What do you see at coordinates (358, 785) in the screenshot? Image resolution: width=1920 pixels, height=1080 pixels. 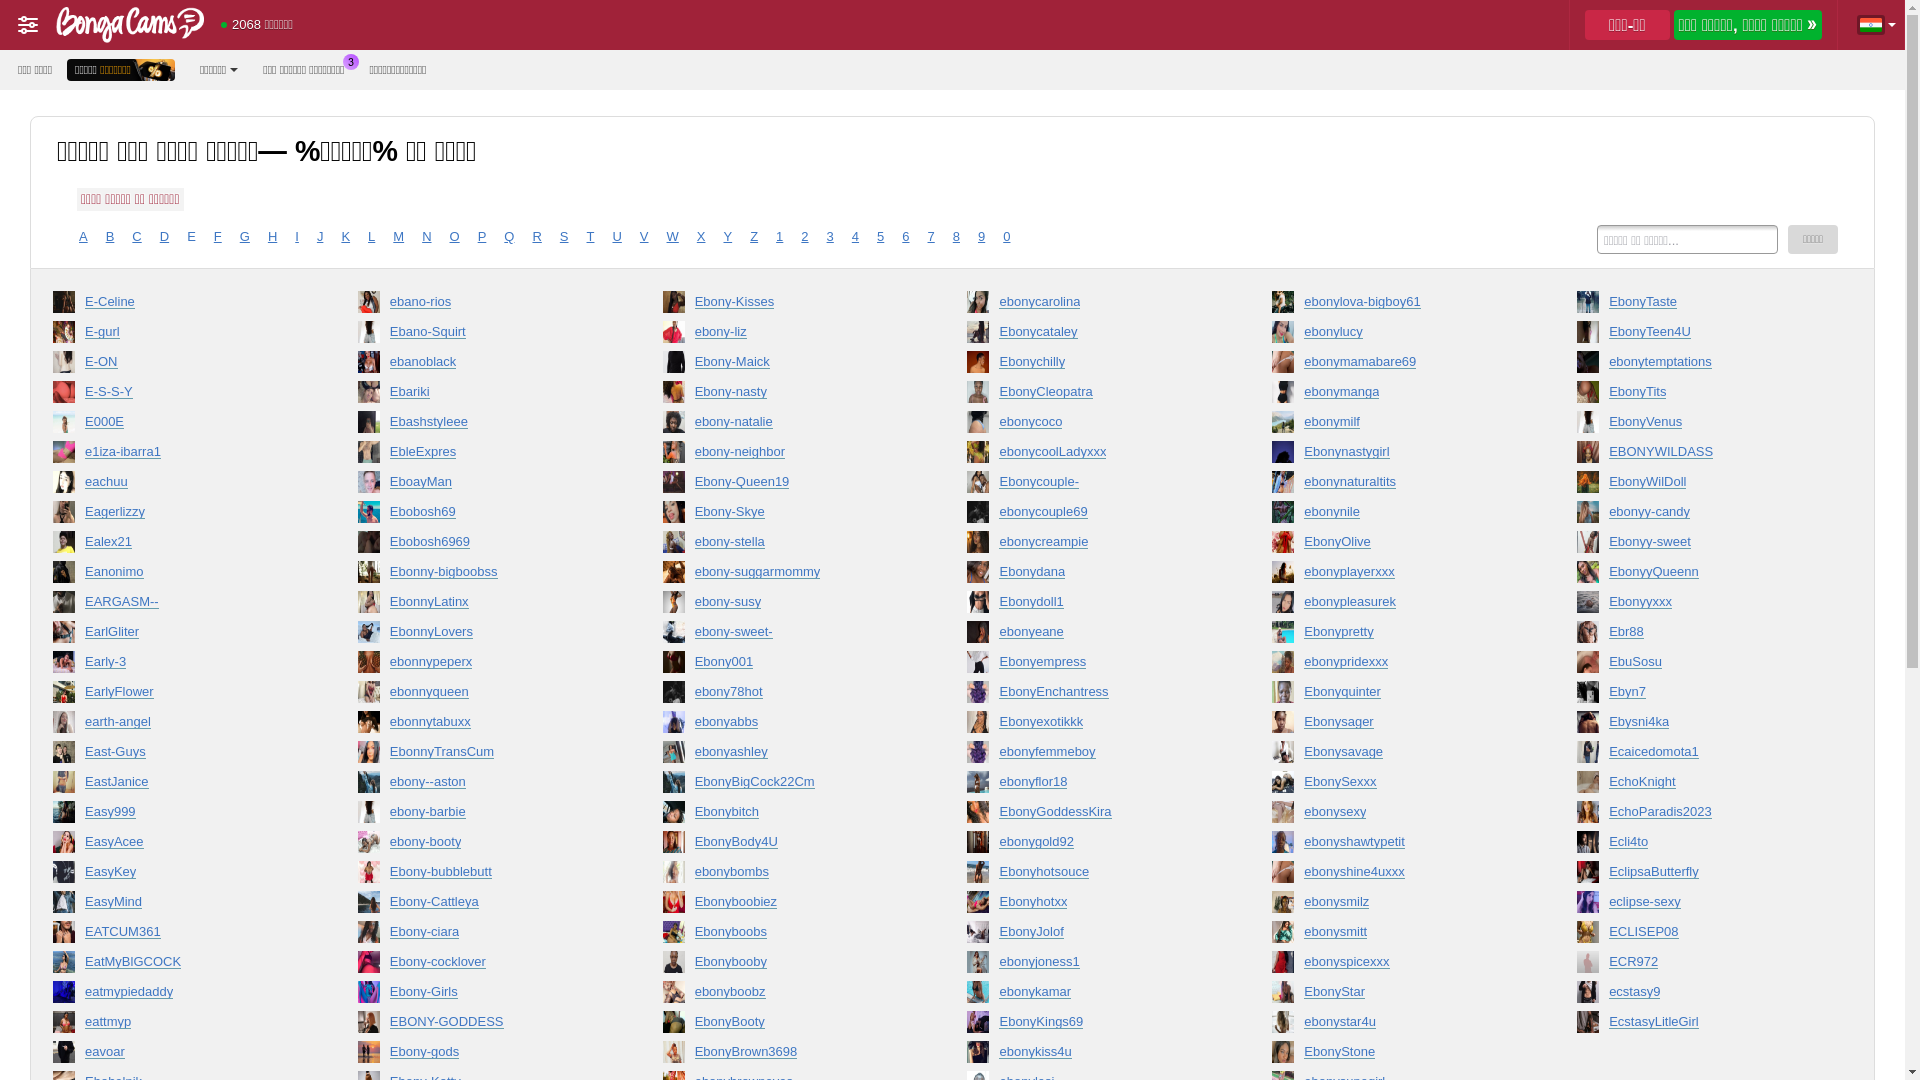 I see `'ebony--aston'` at bounding box center [358, 785].